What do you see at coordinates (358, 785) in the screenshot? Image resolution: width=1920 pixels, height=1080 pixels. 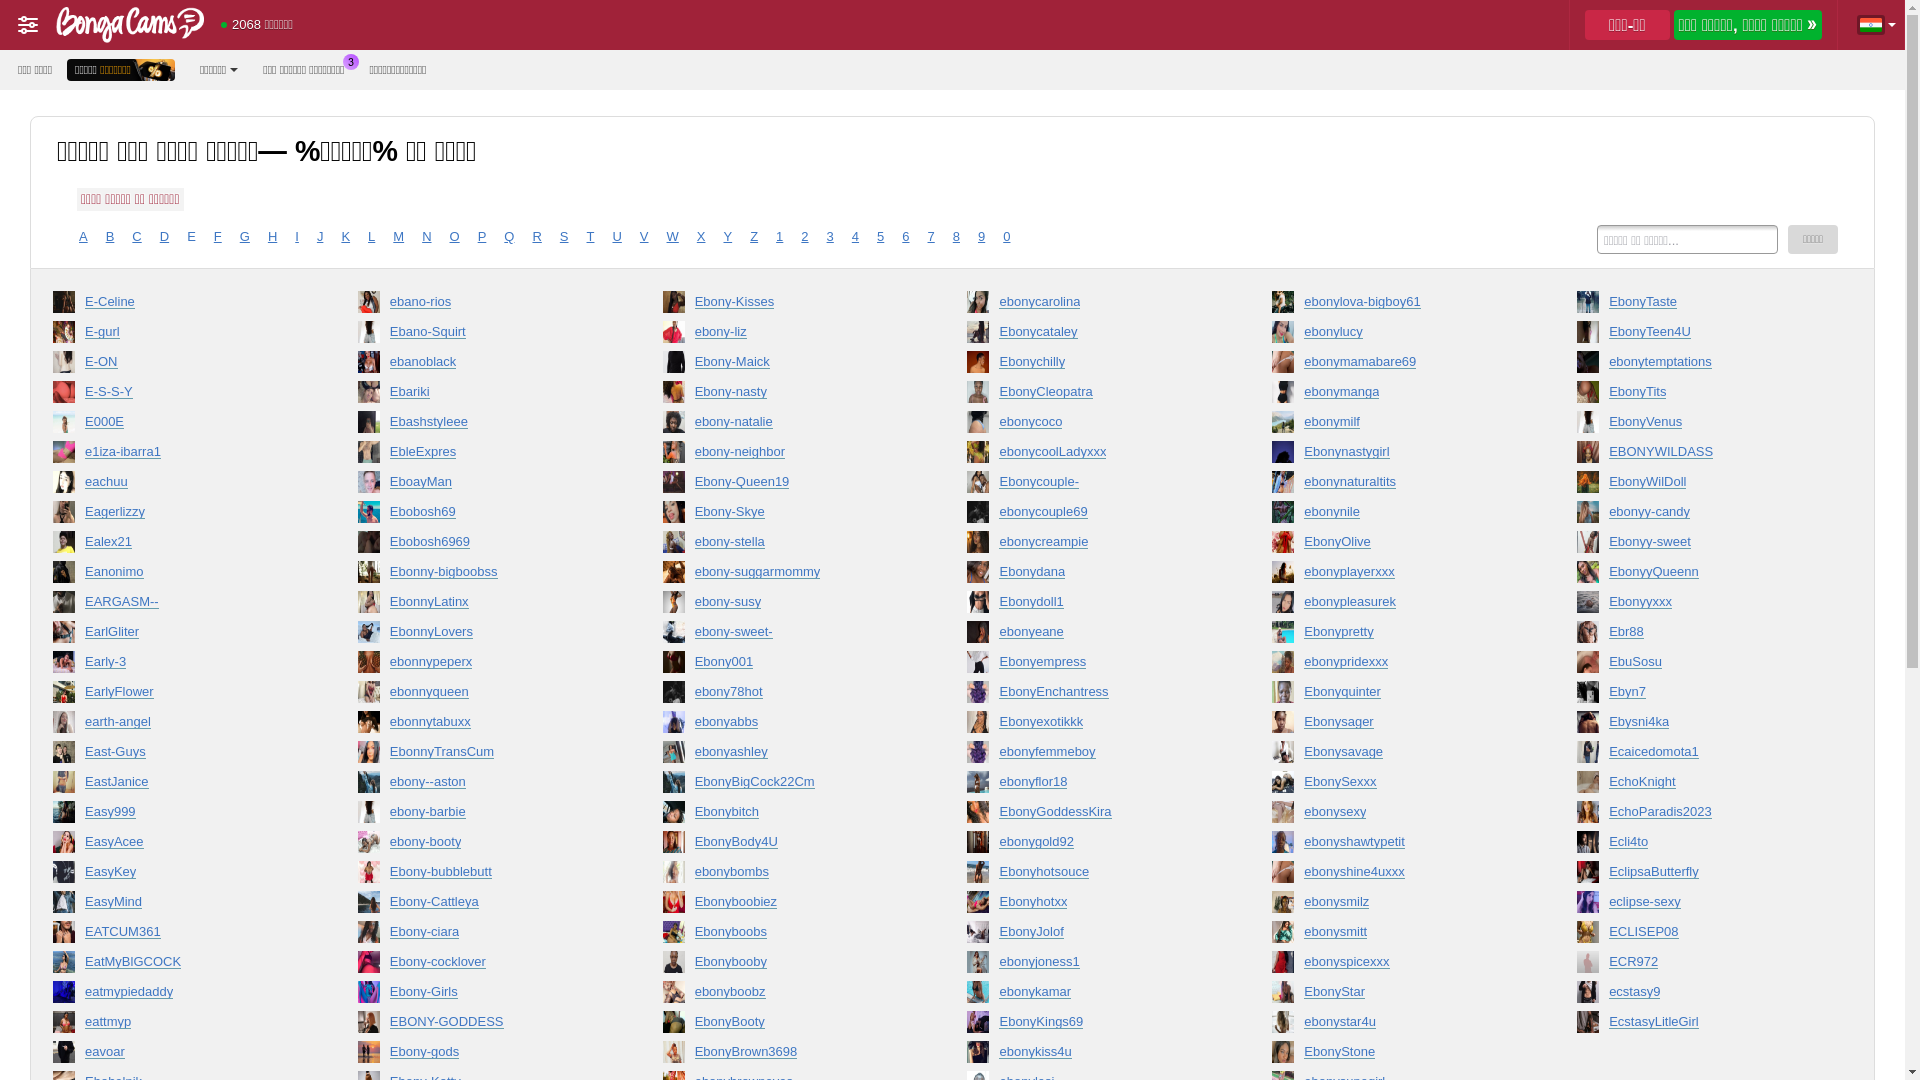 I see `'ebony--aston'` at bounding box center [358, 785].